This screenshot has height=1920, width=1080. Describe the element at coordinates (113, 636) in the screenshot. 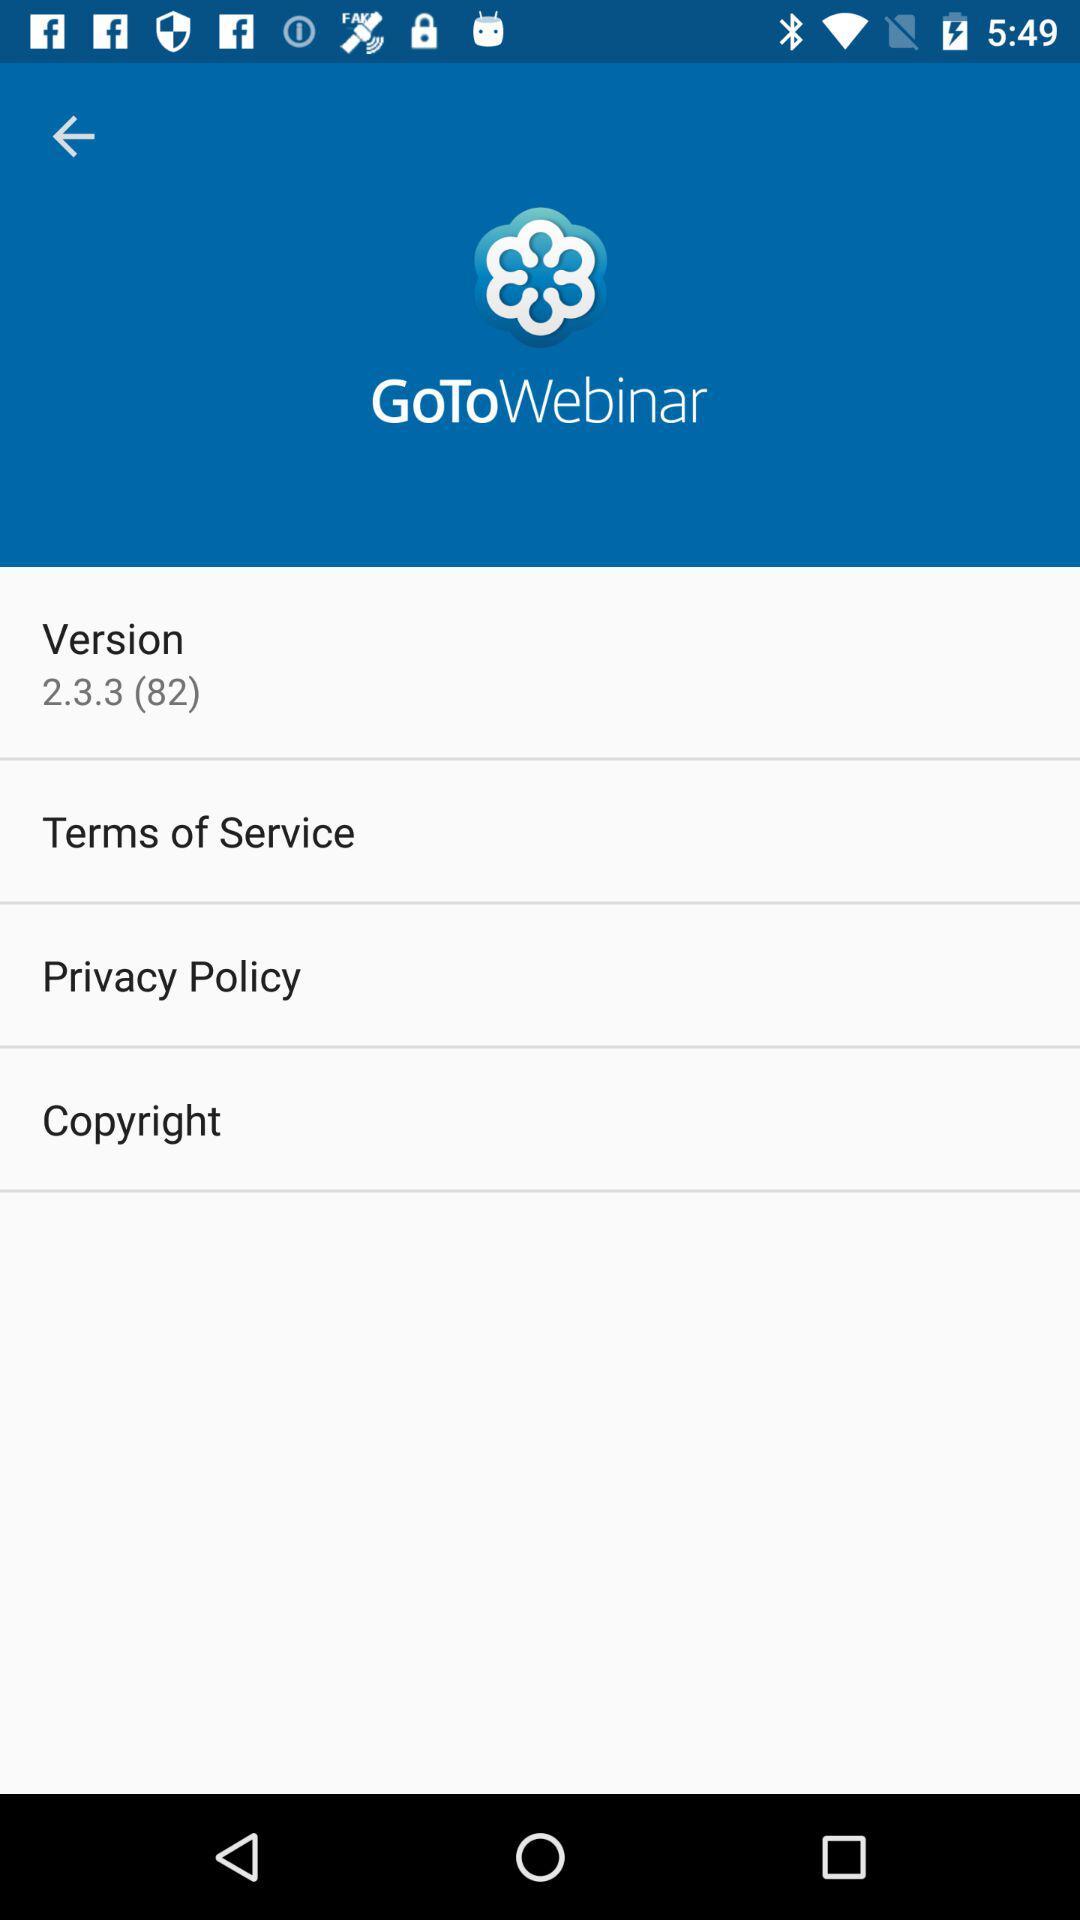

I see `version item` at that location.